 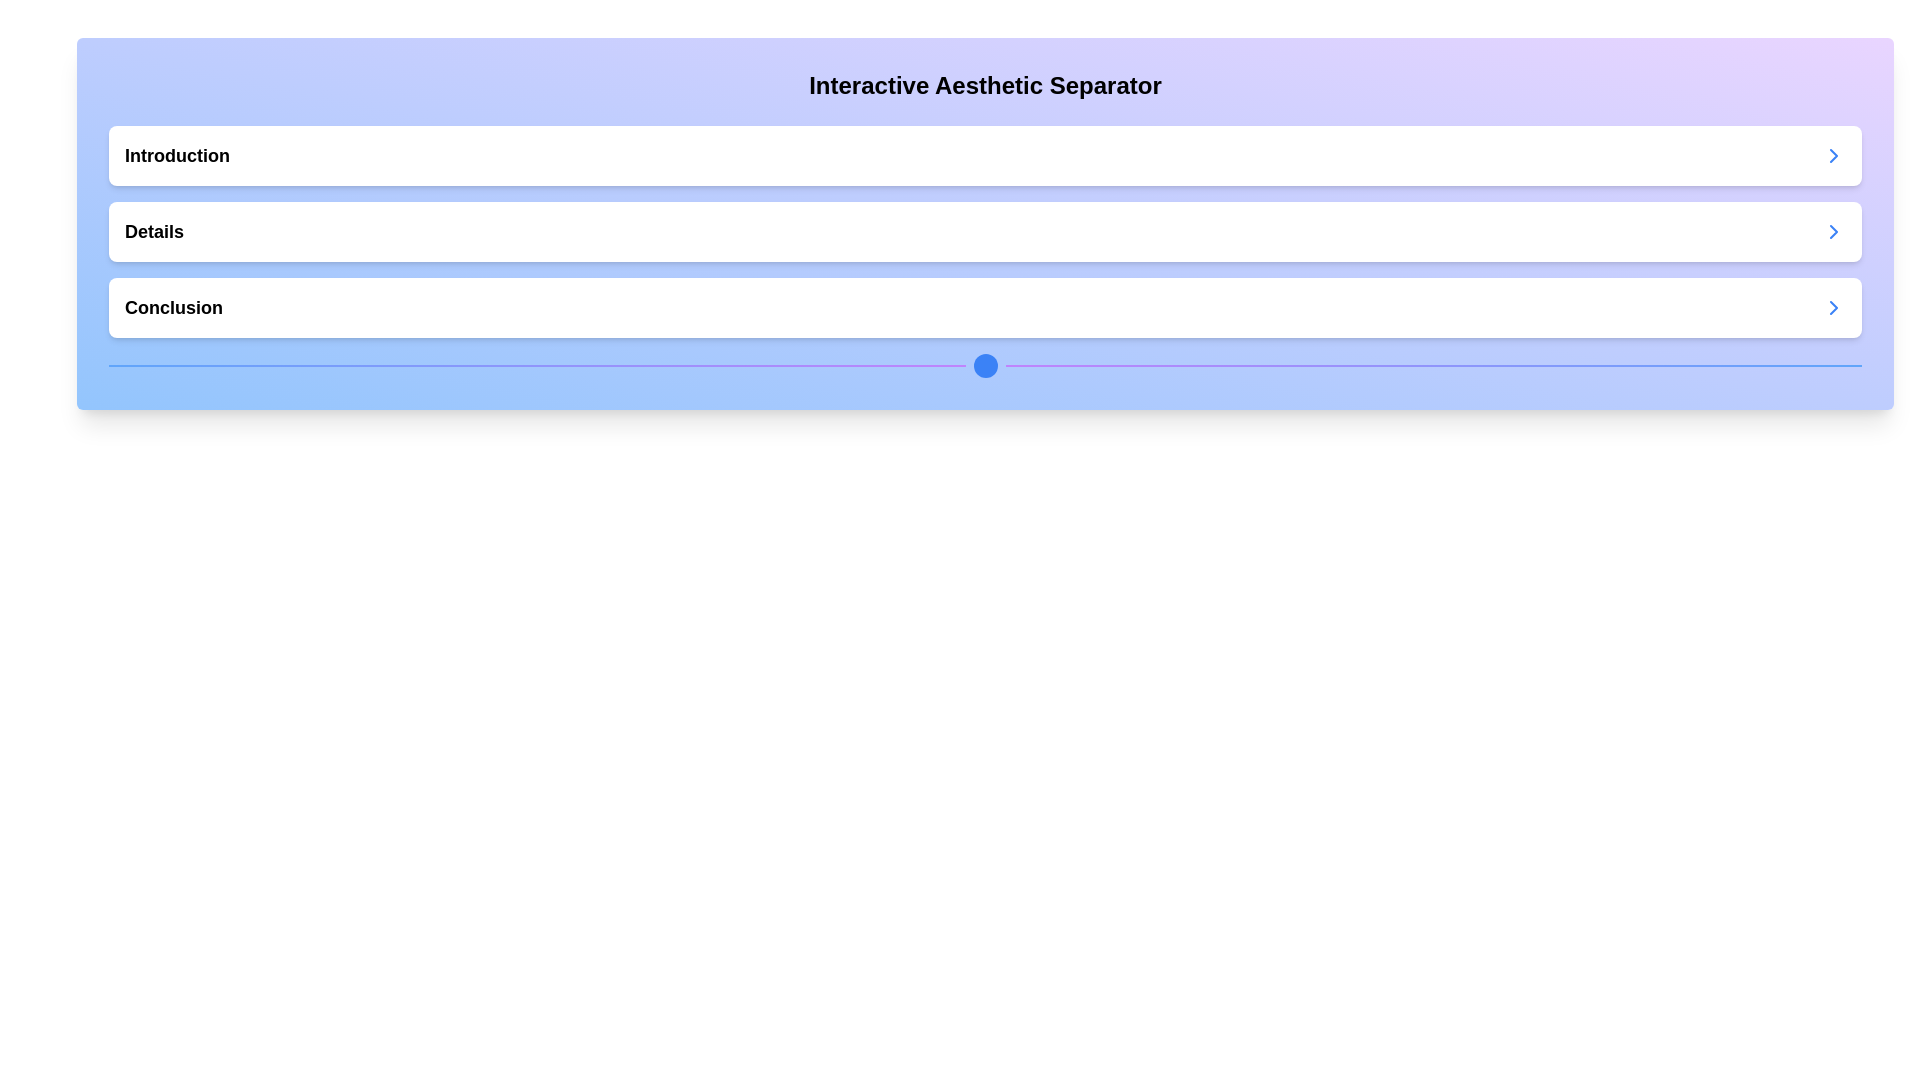 I want to click on the Decorative Line with Centered Dot, which features a gradient color transition from blue to purple and contains a circular blue dot at its center, so click(x=985, y=366).